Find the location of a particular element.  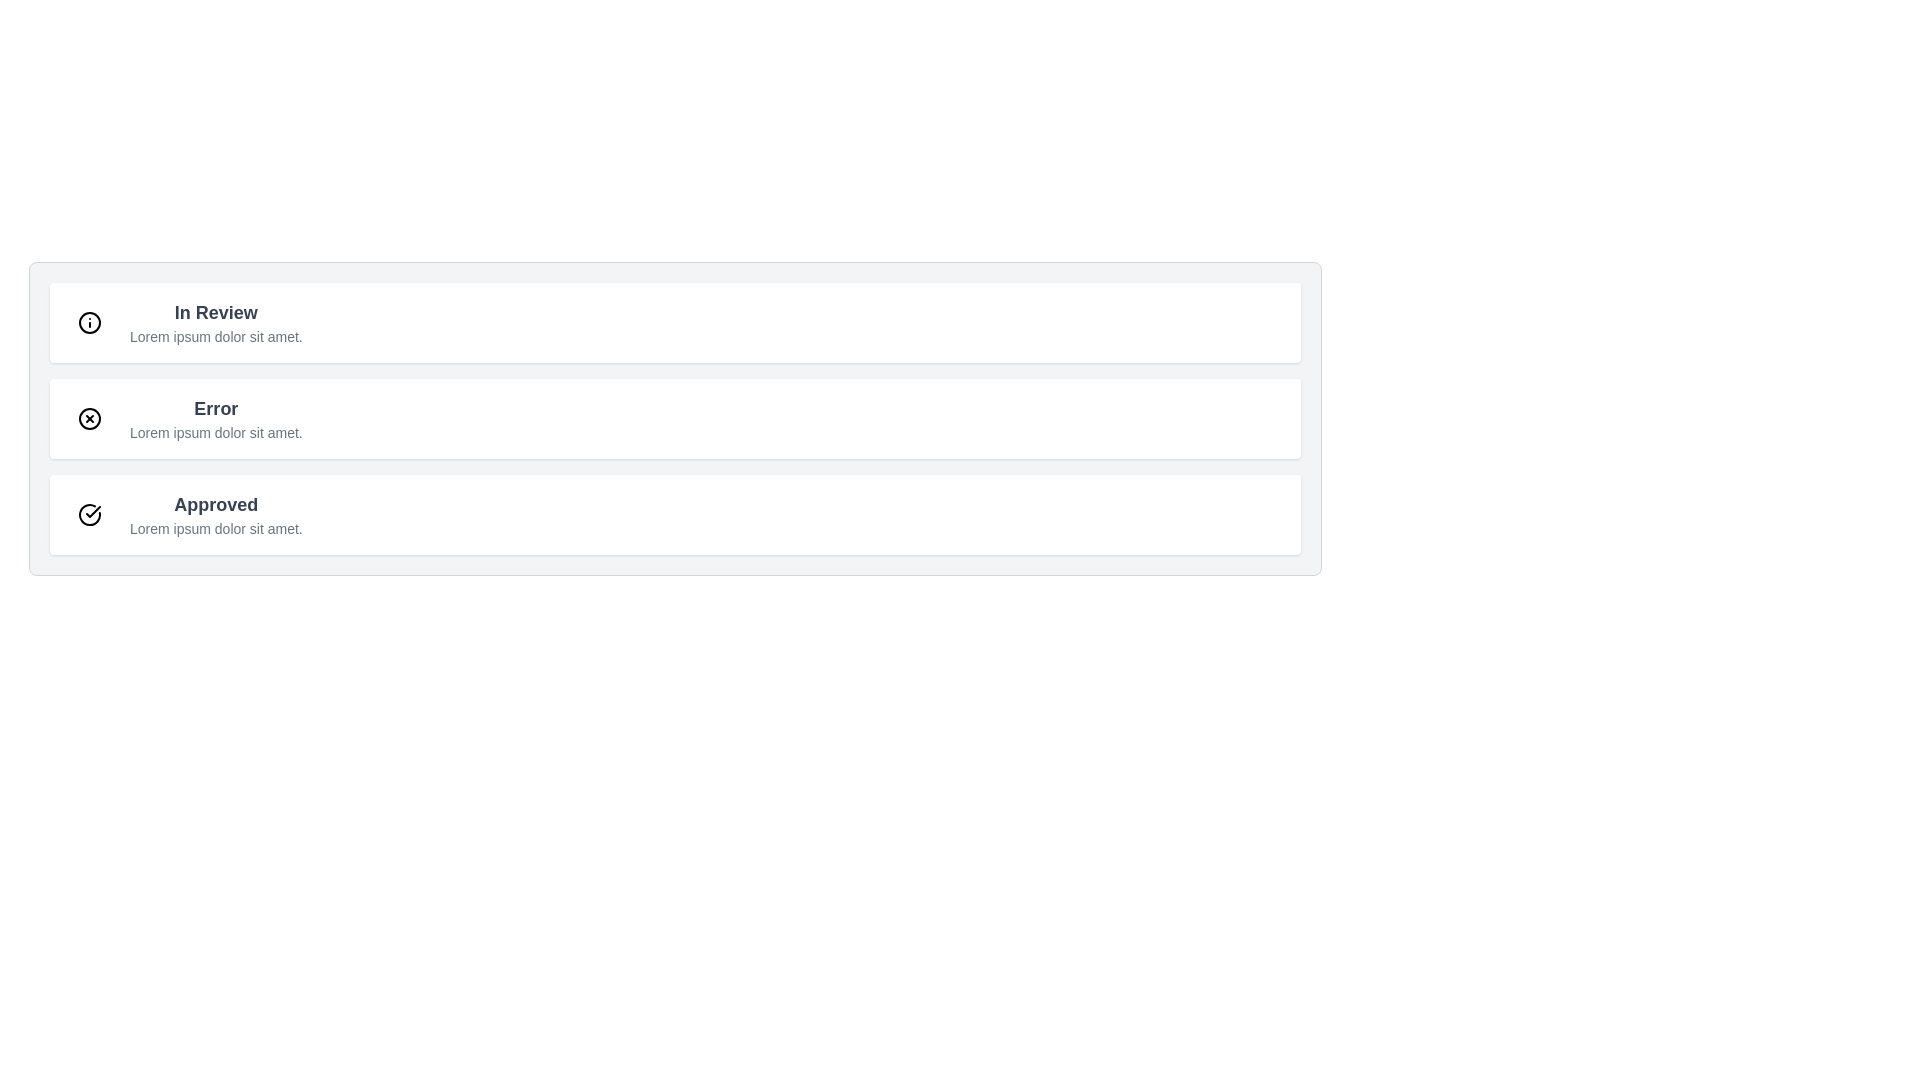

the state of the error status indicator icon located to the left of the 'Error' label in the second row of the status list is located at coordinates (89, 418).